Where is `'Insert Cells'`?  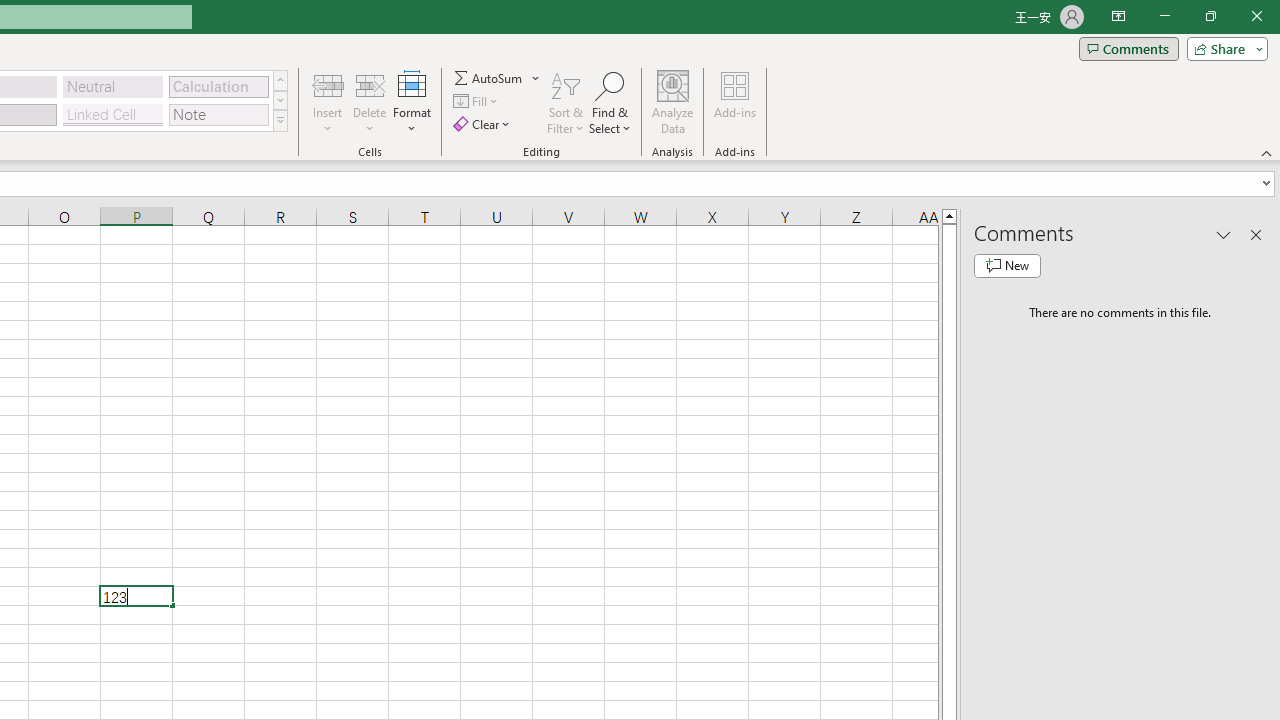
'Insert Cells' is located at coordinates (328, 84).